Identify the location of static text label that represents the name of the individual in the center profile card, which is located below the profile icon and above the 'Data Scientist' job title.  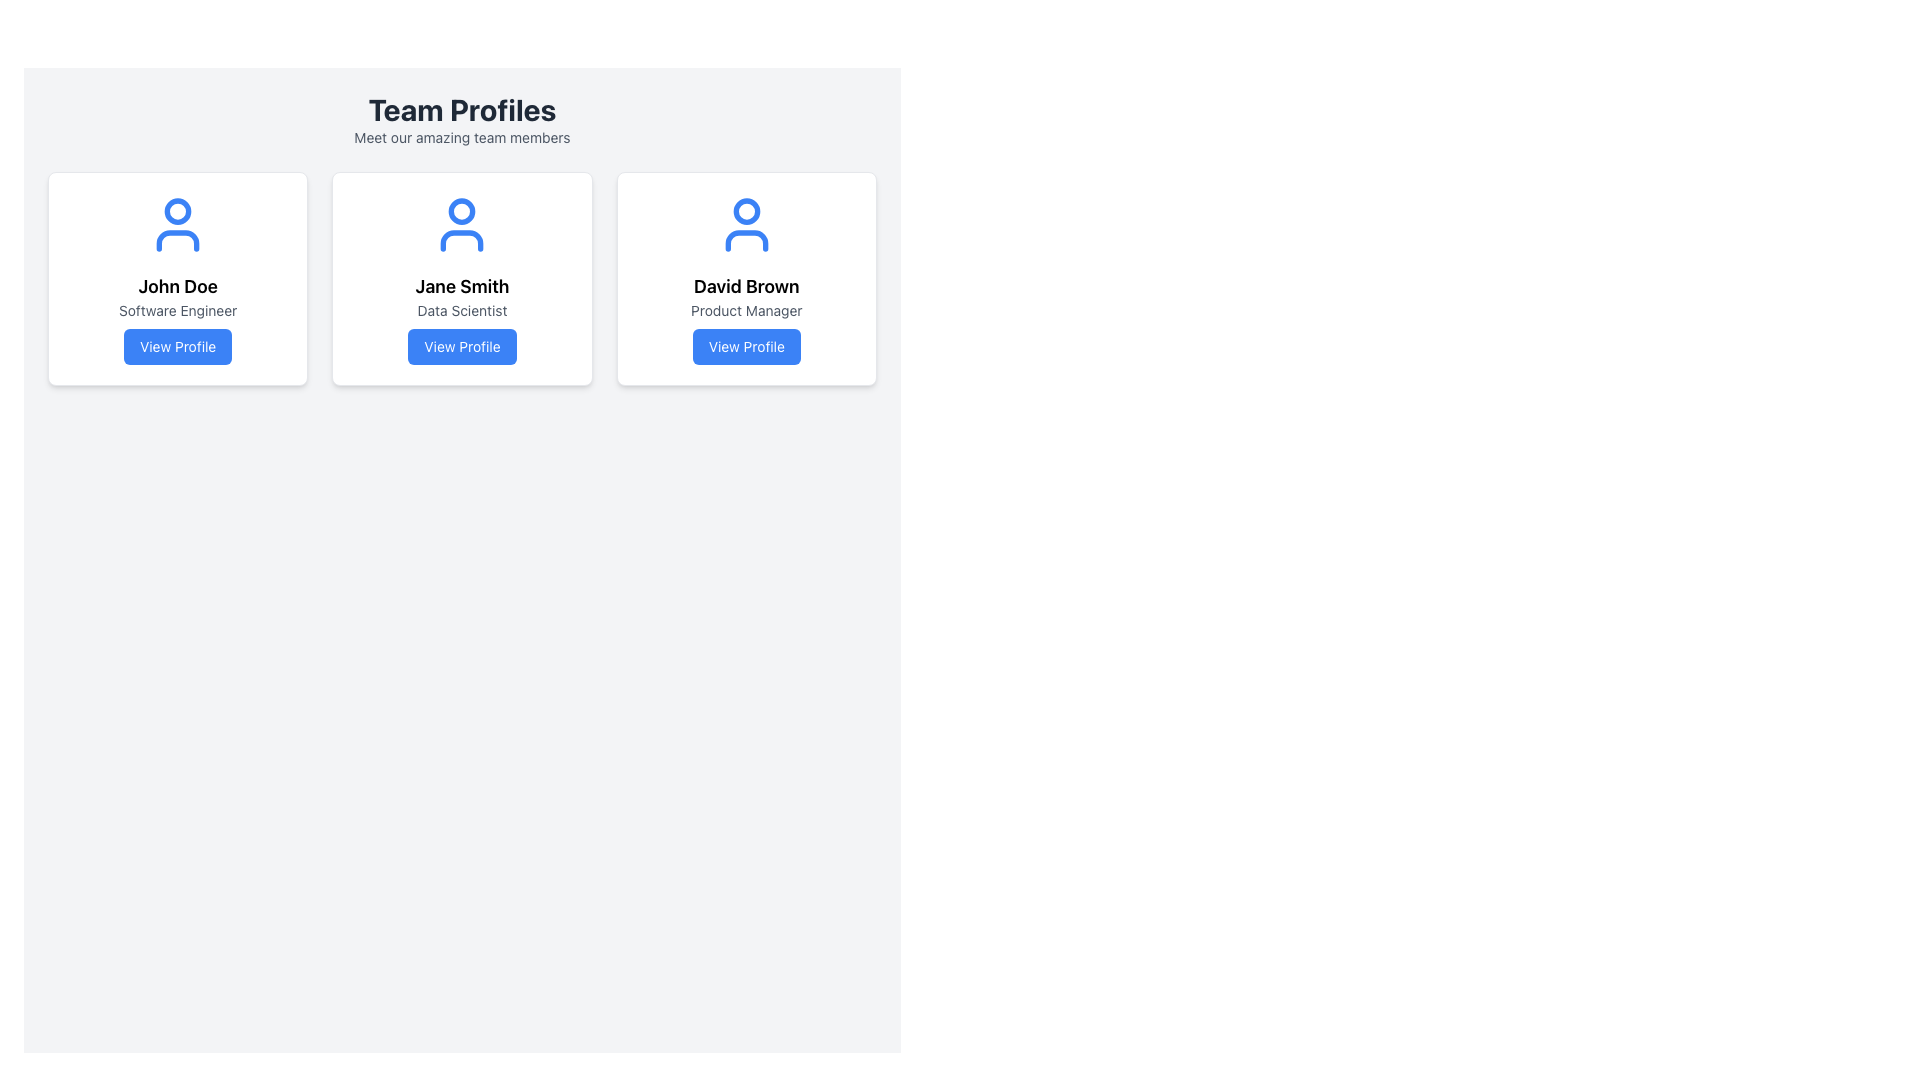
(461, 286).